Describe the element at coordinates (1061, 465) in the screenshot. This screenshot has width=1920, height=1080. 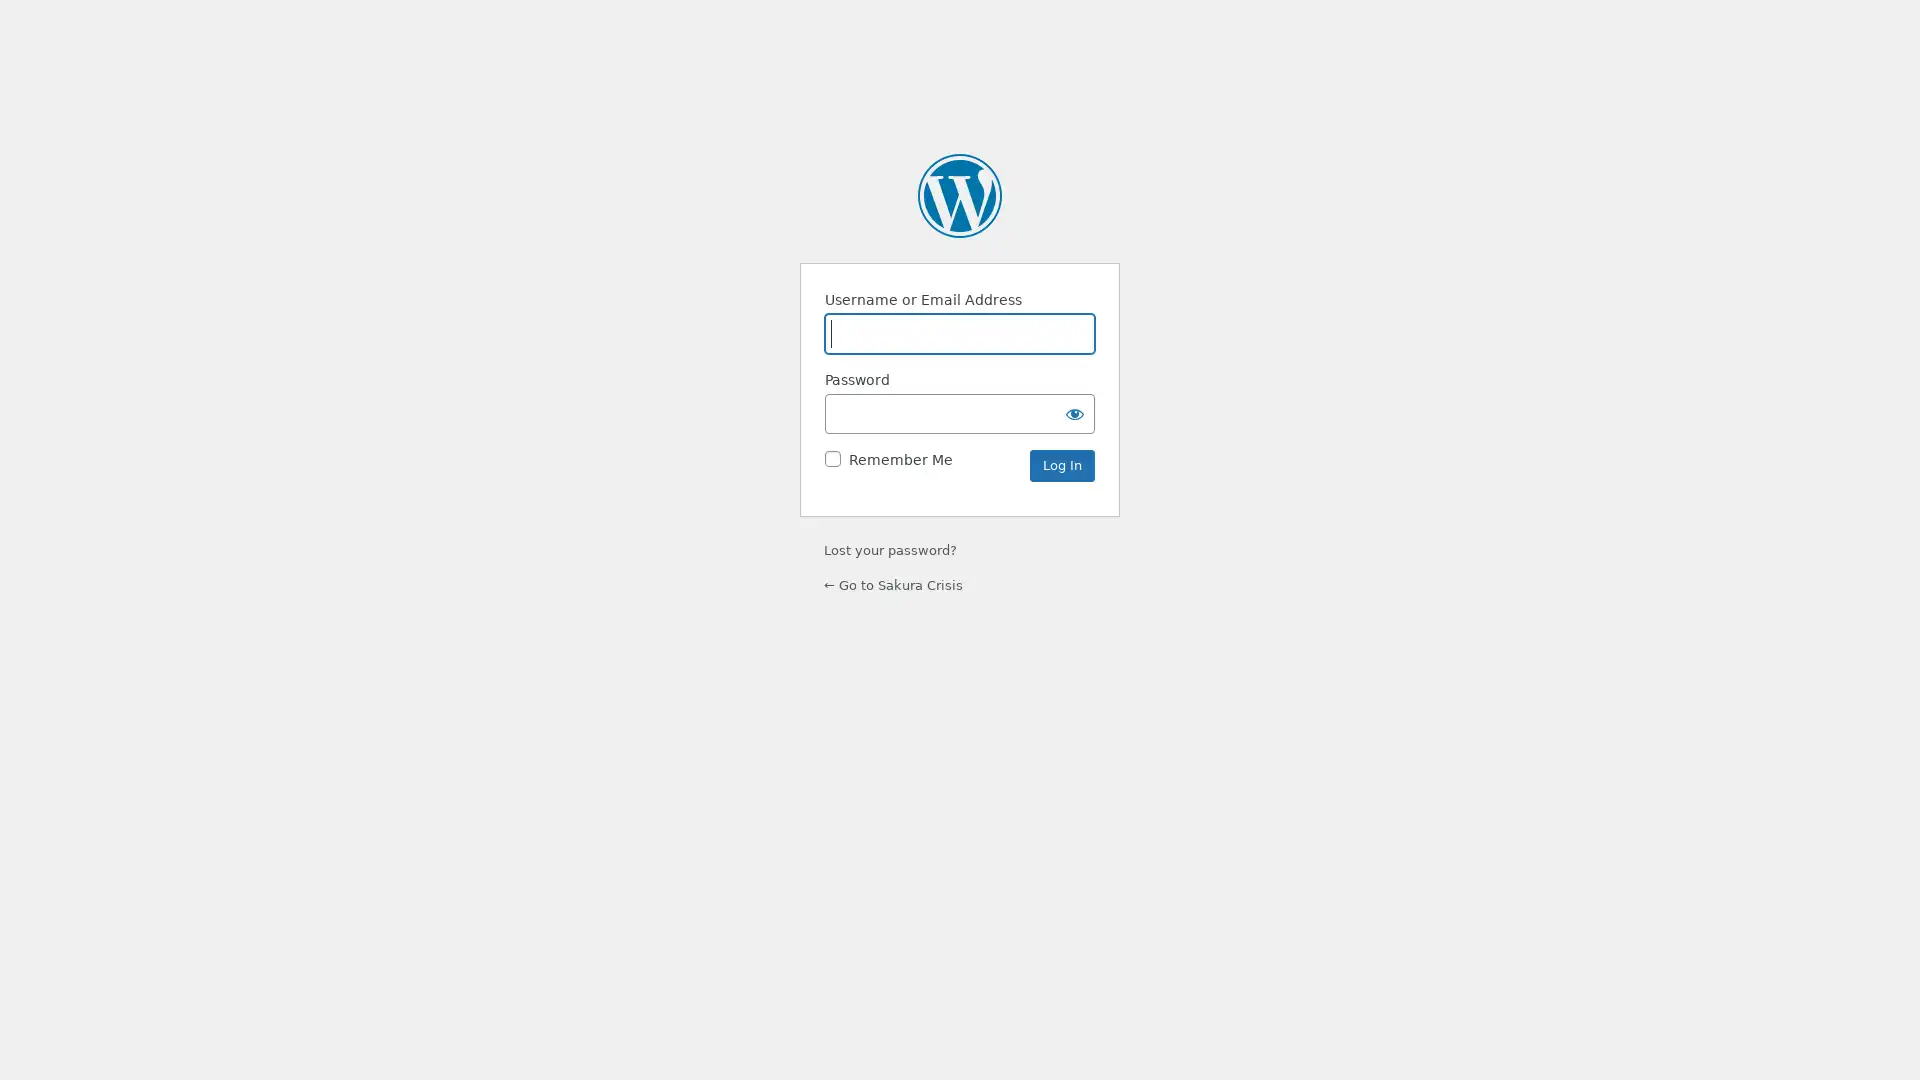
I see `Log In` at that location.